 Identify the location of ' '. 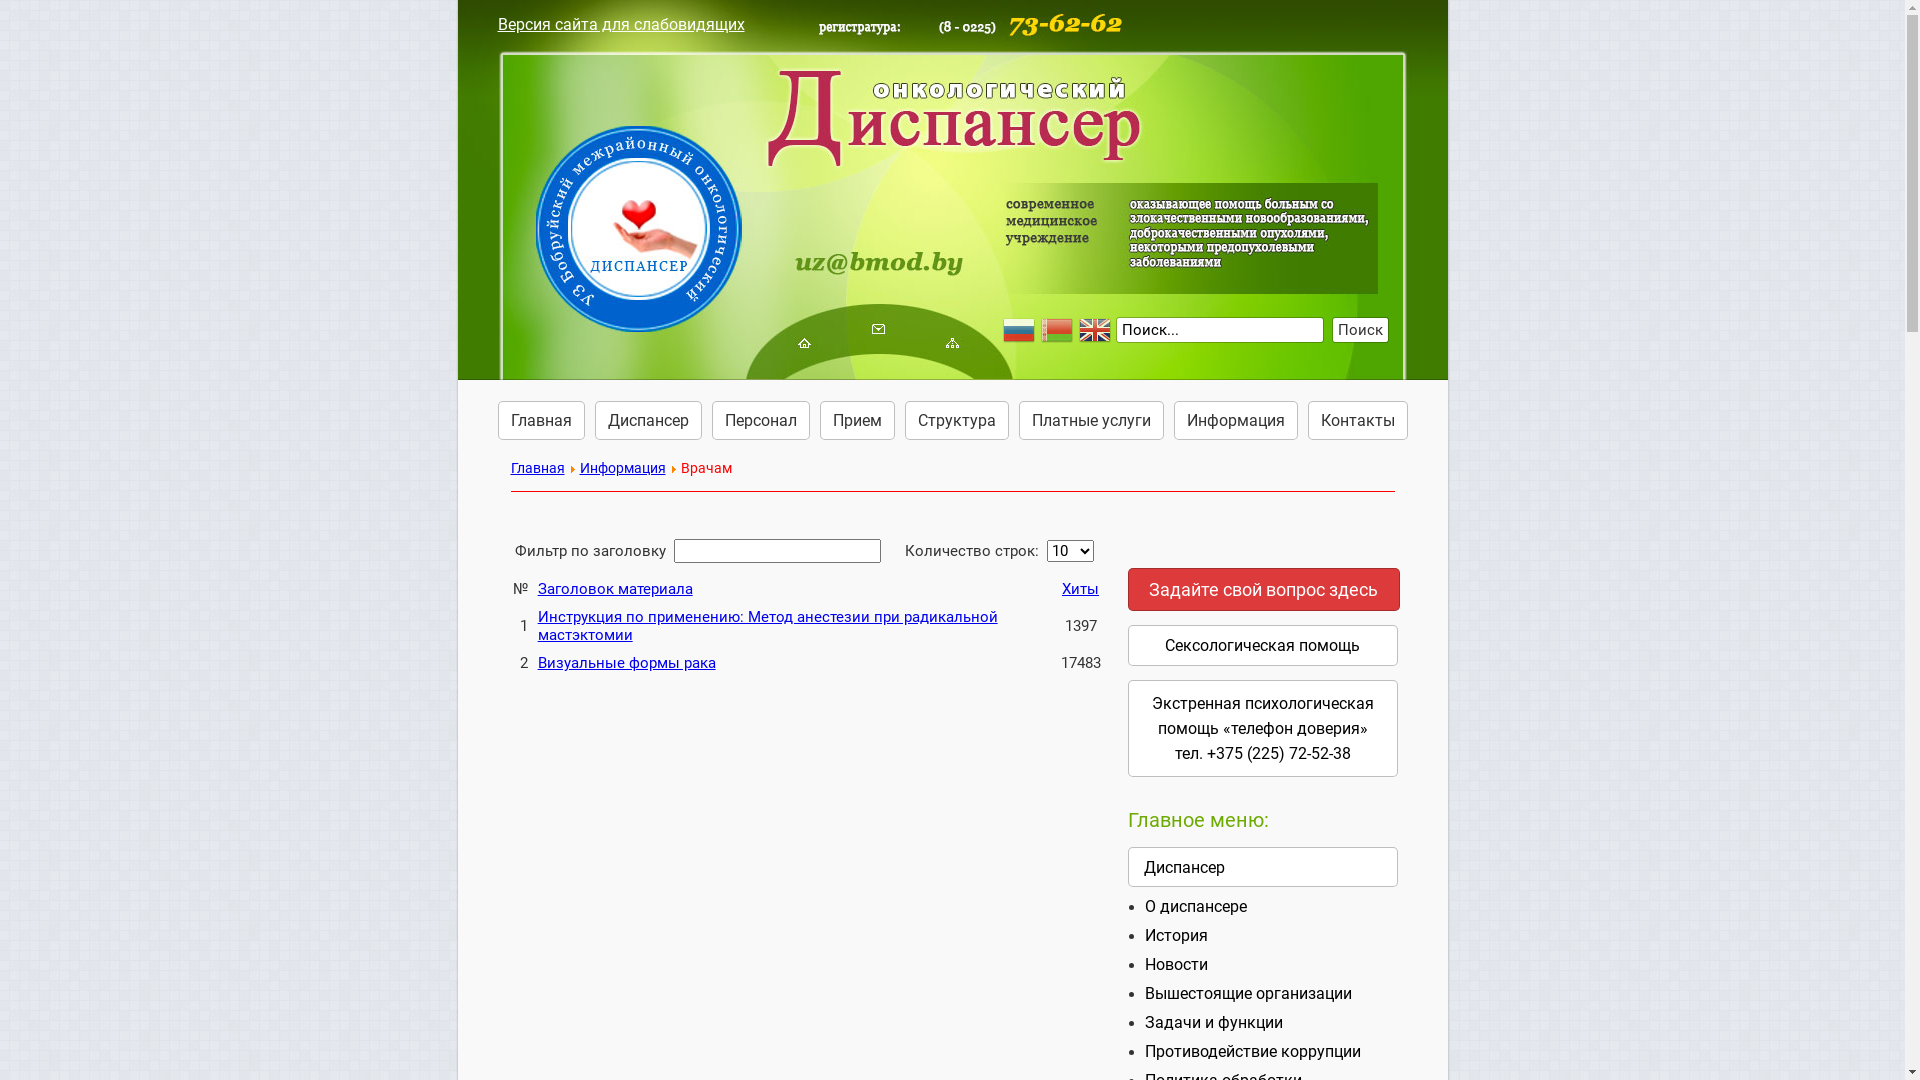
(935, 341).